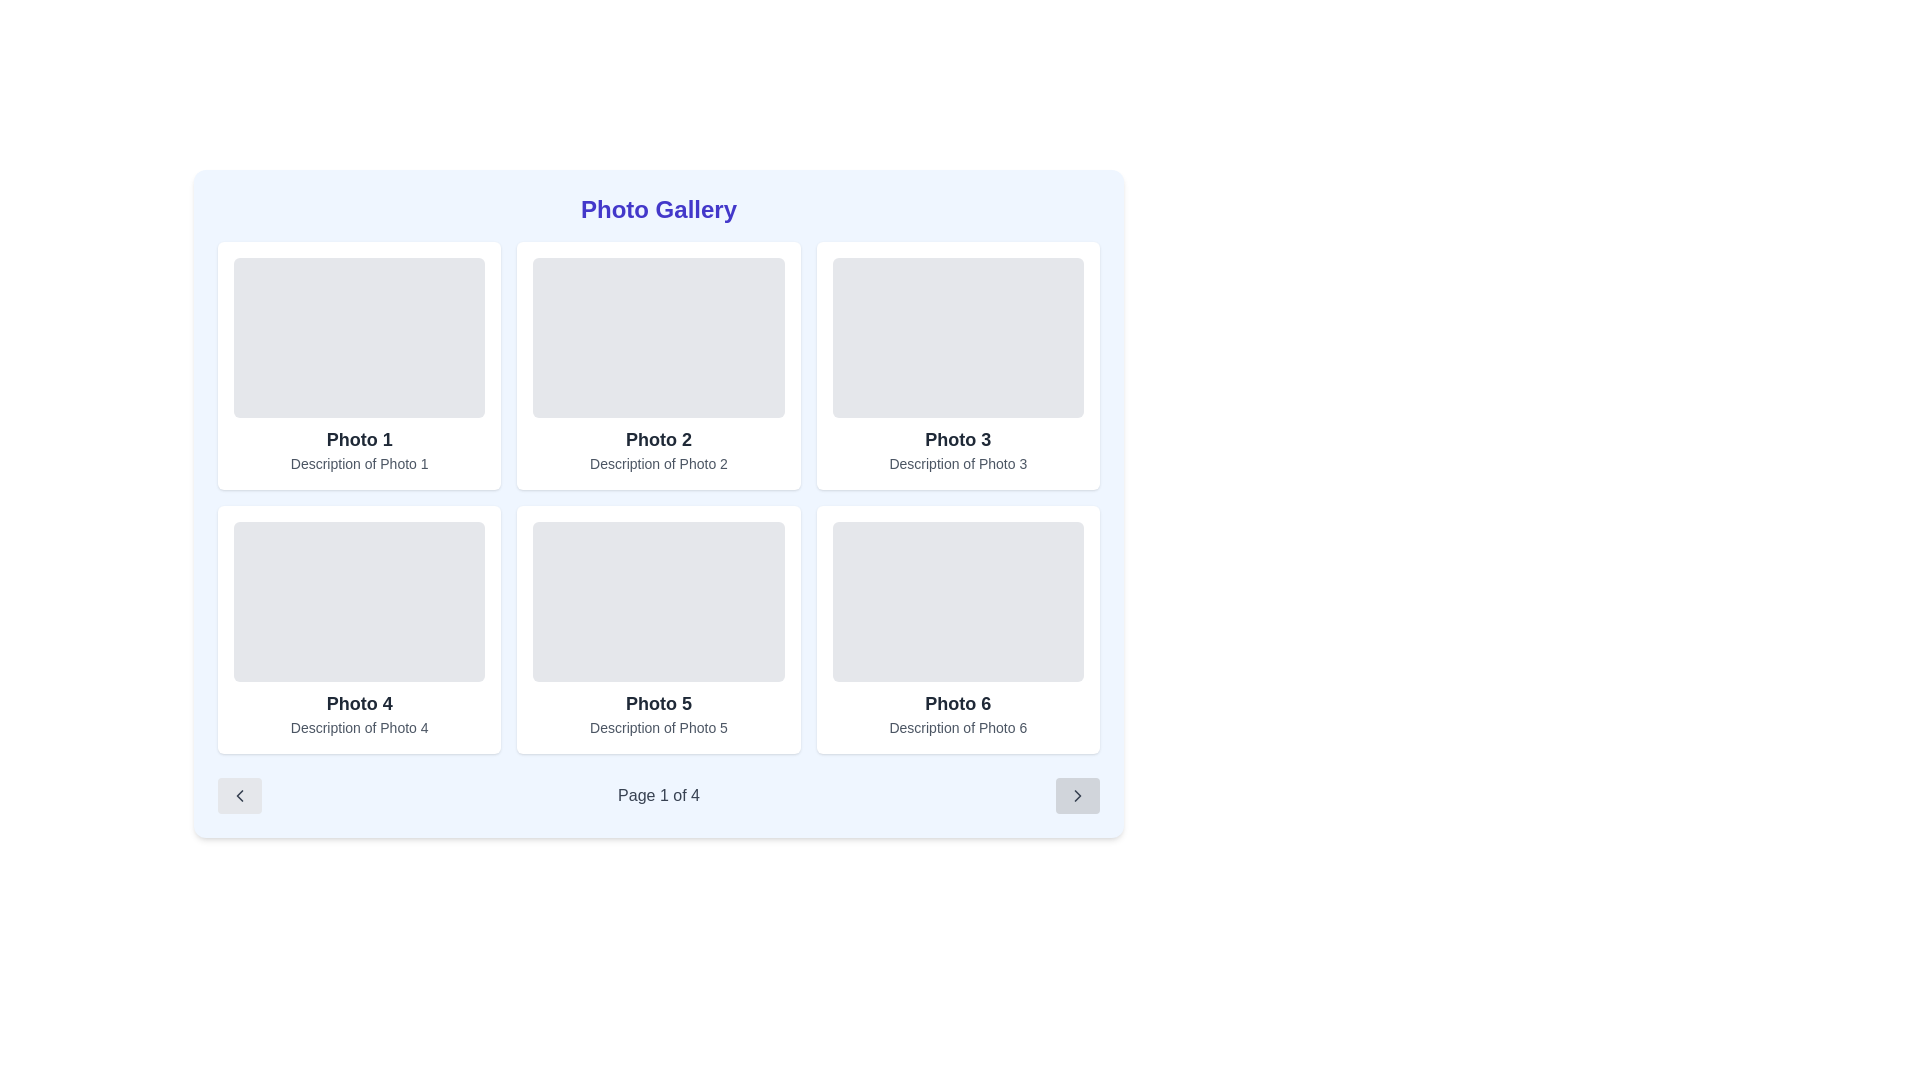 This screenshot has width=1920, height=1080. I want to click on the image placeholder element representing 'Photo 1' in the top-left card of the main interface, so click(359, 337).